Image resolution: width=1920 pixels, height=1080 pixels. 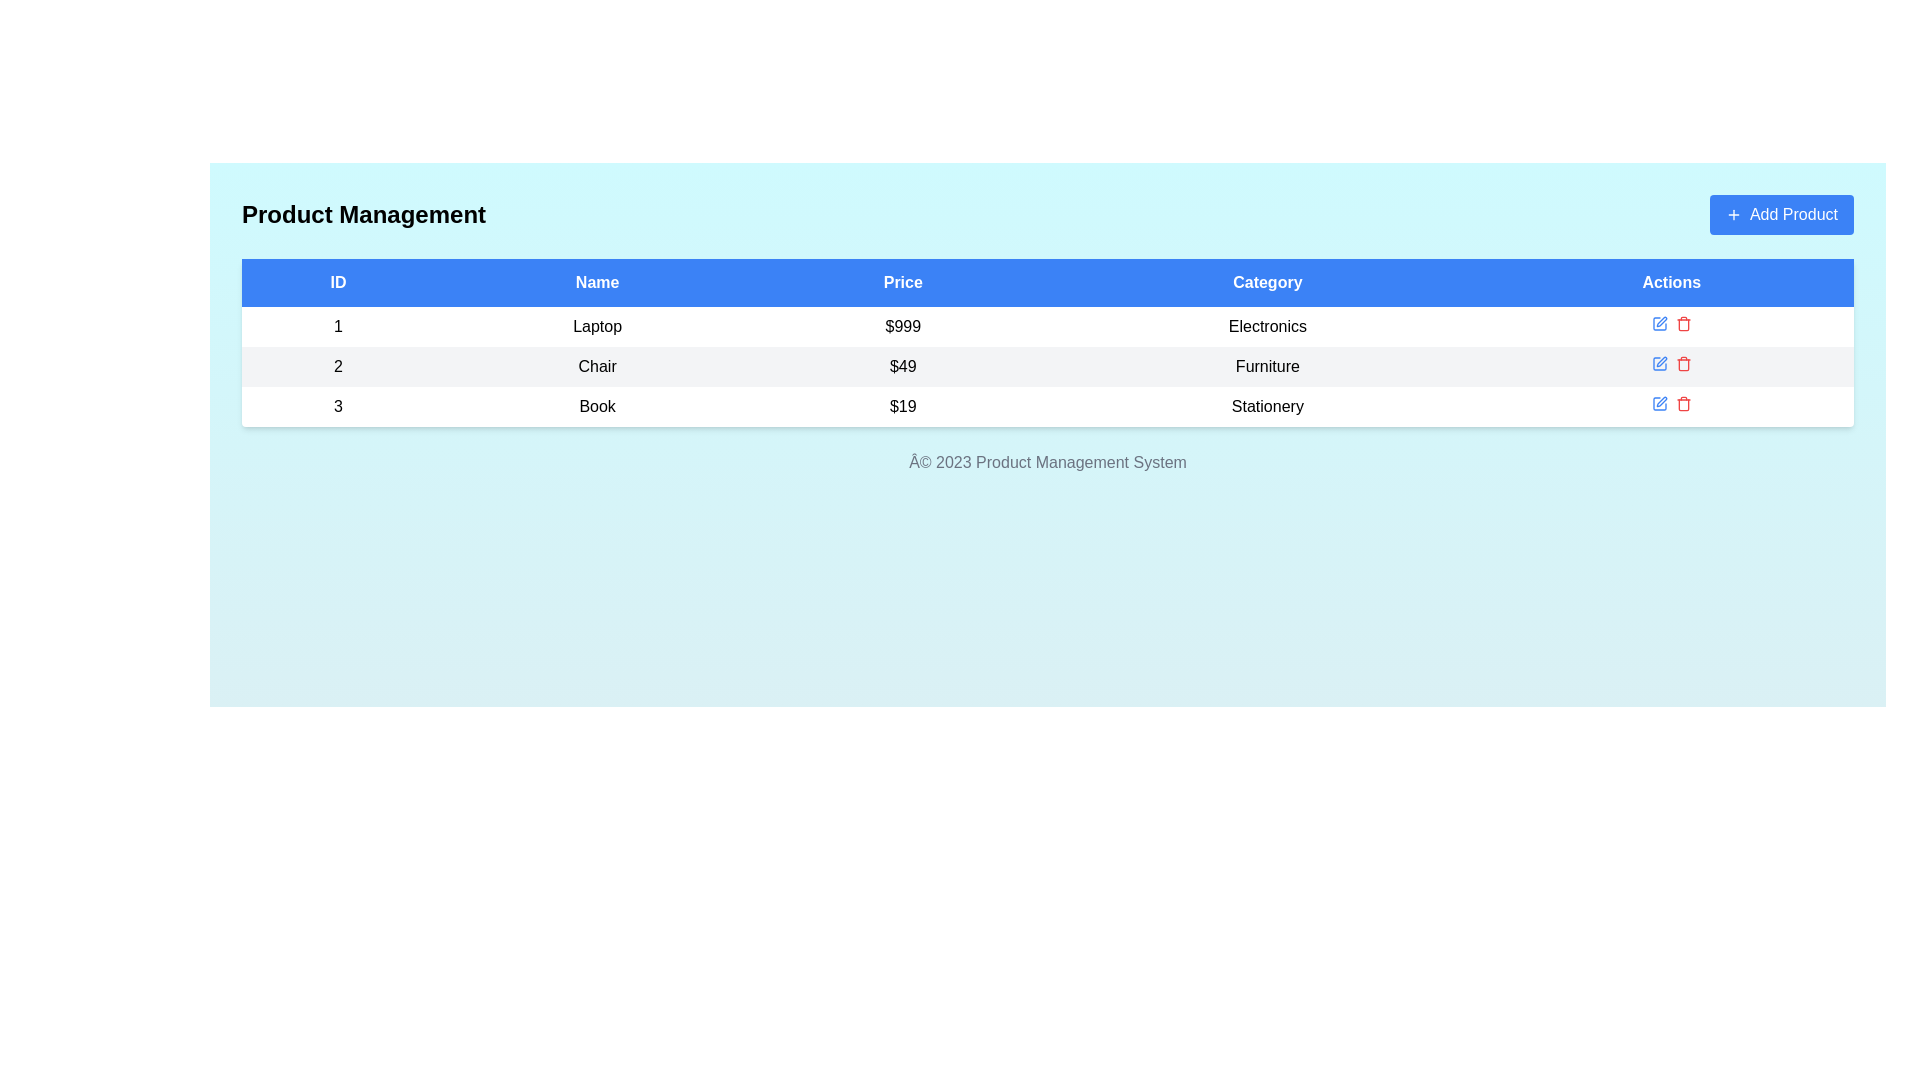 I want to click on the trash icon segment in the Actions column of the second row, so click(x=1682, y=365).